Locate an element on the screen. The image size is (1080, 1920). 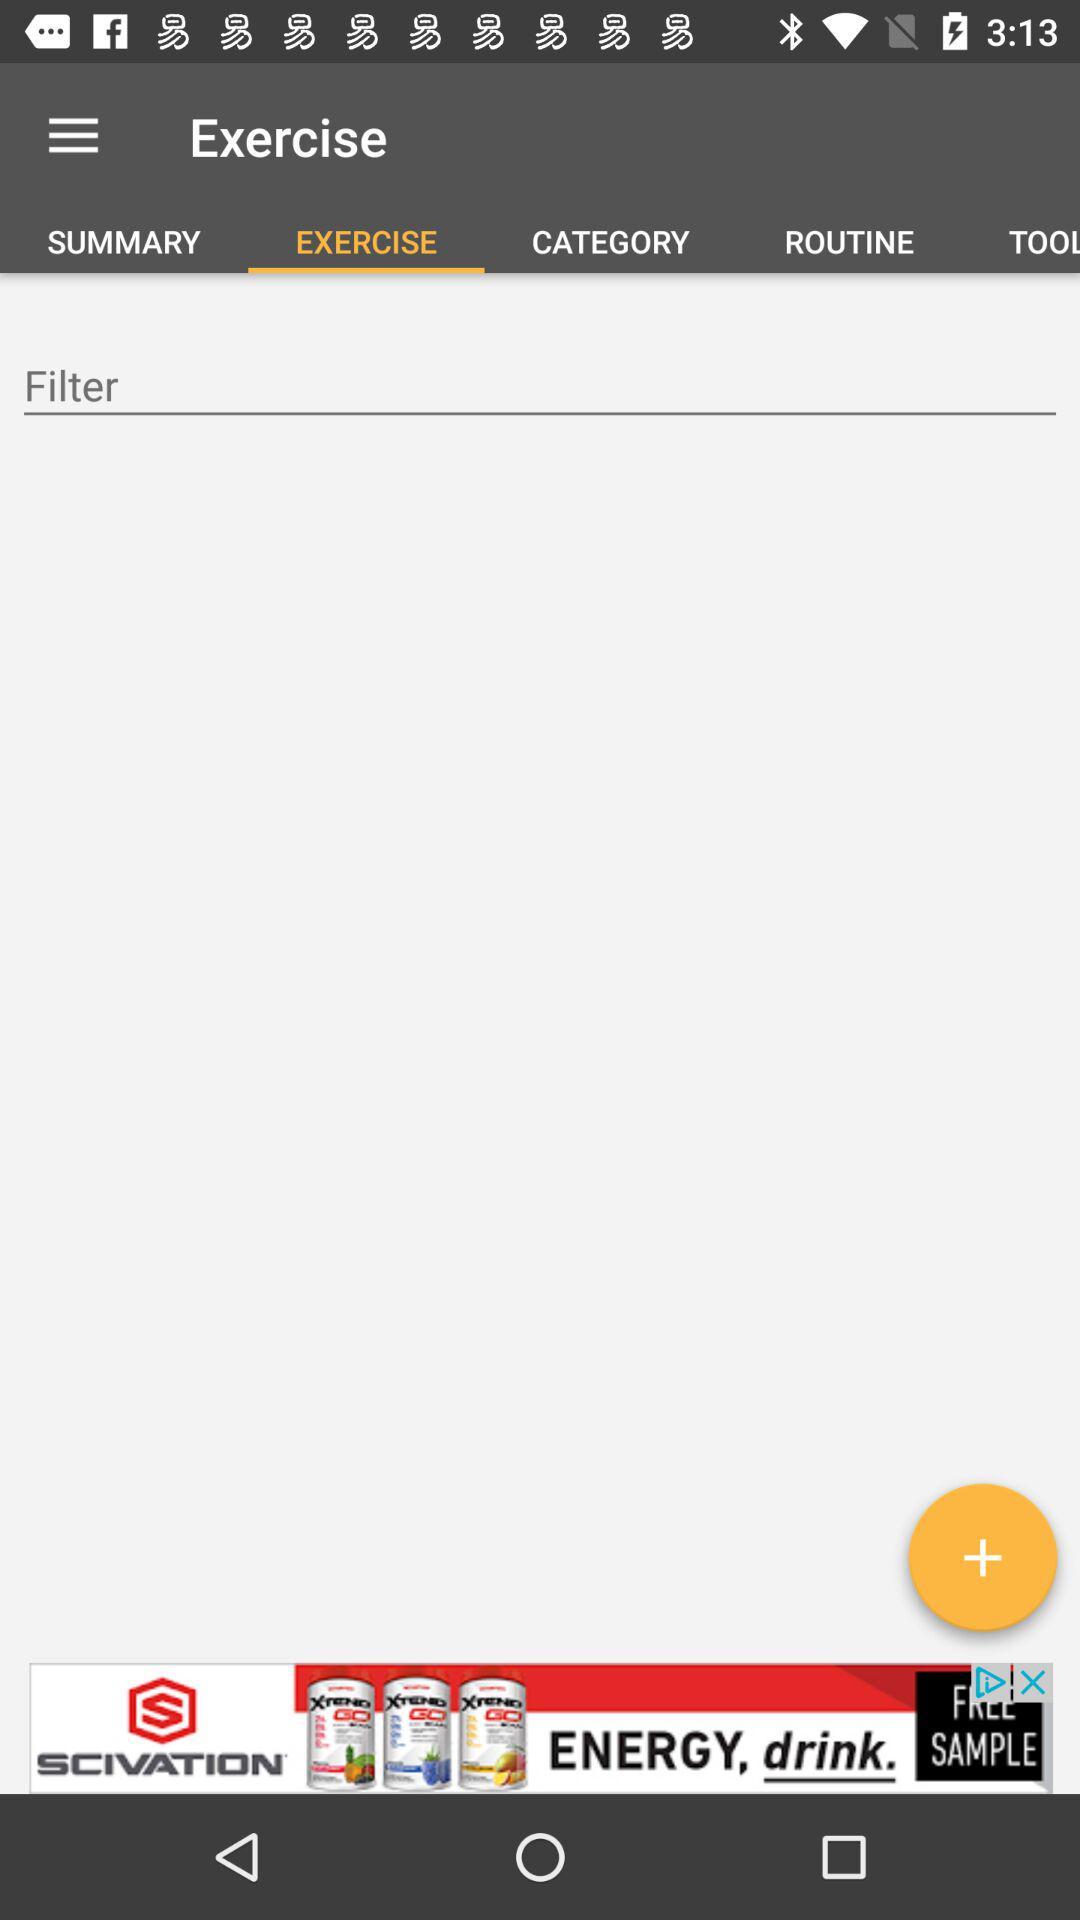
filter name is located at coordinates (540, 388).